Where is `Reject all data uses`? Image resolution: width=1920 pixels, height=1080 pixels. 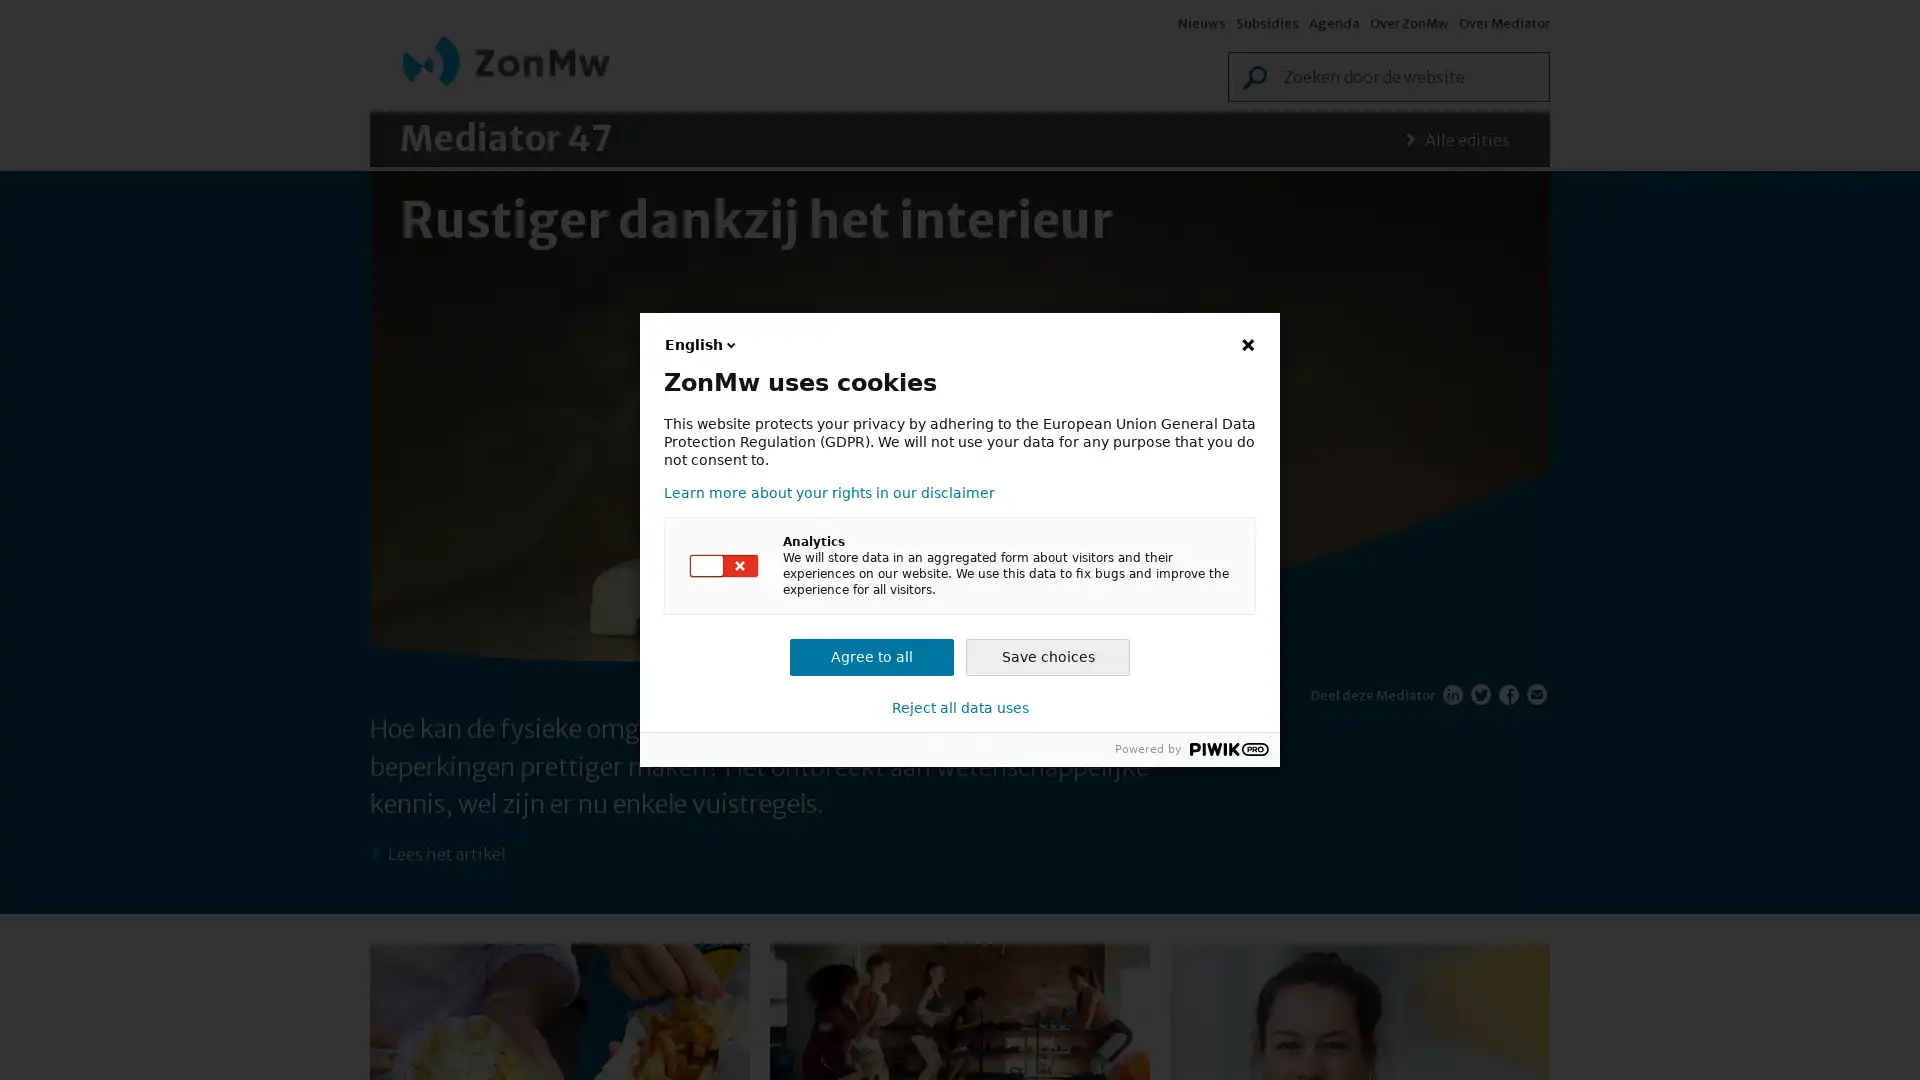
Reject all data uses is located at coordinates (958, 707).